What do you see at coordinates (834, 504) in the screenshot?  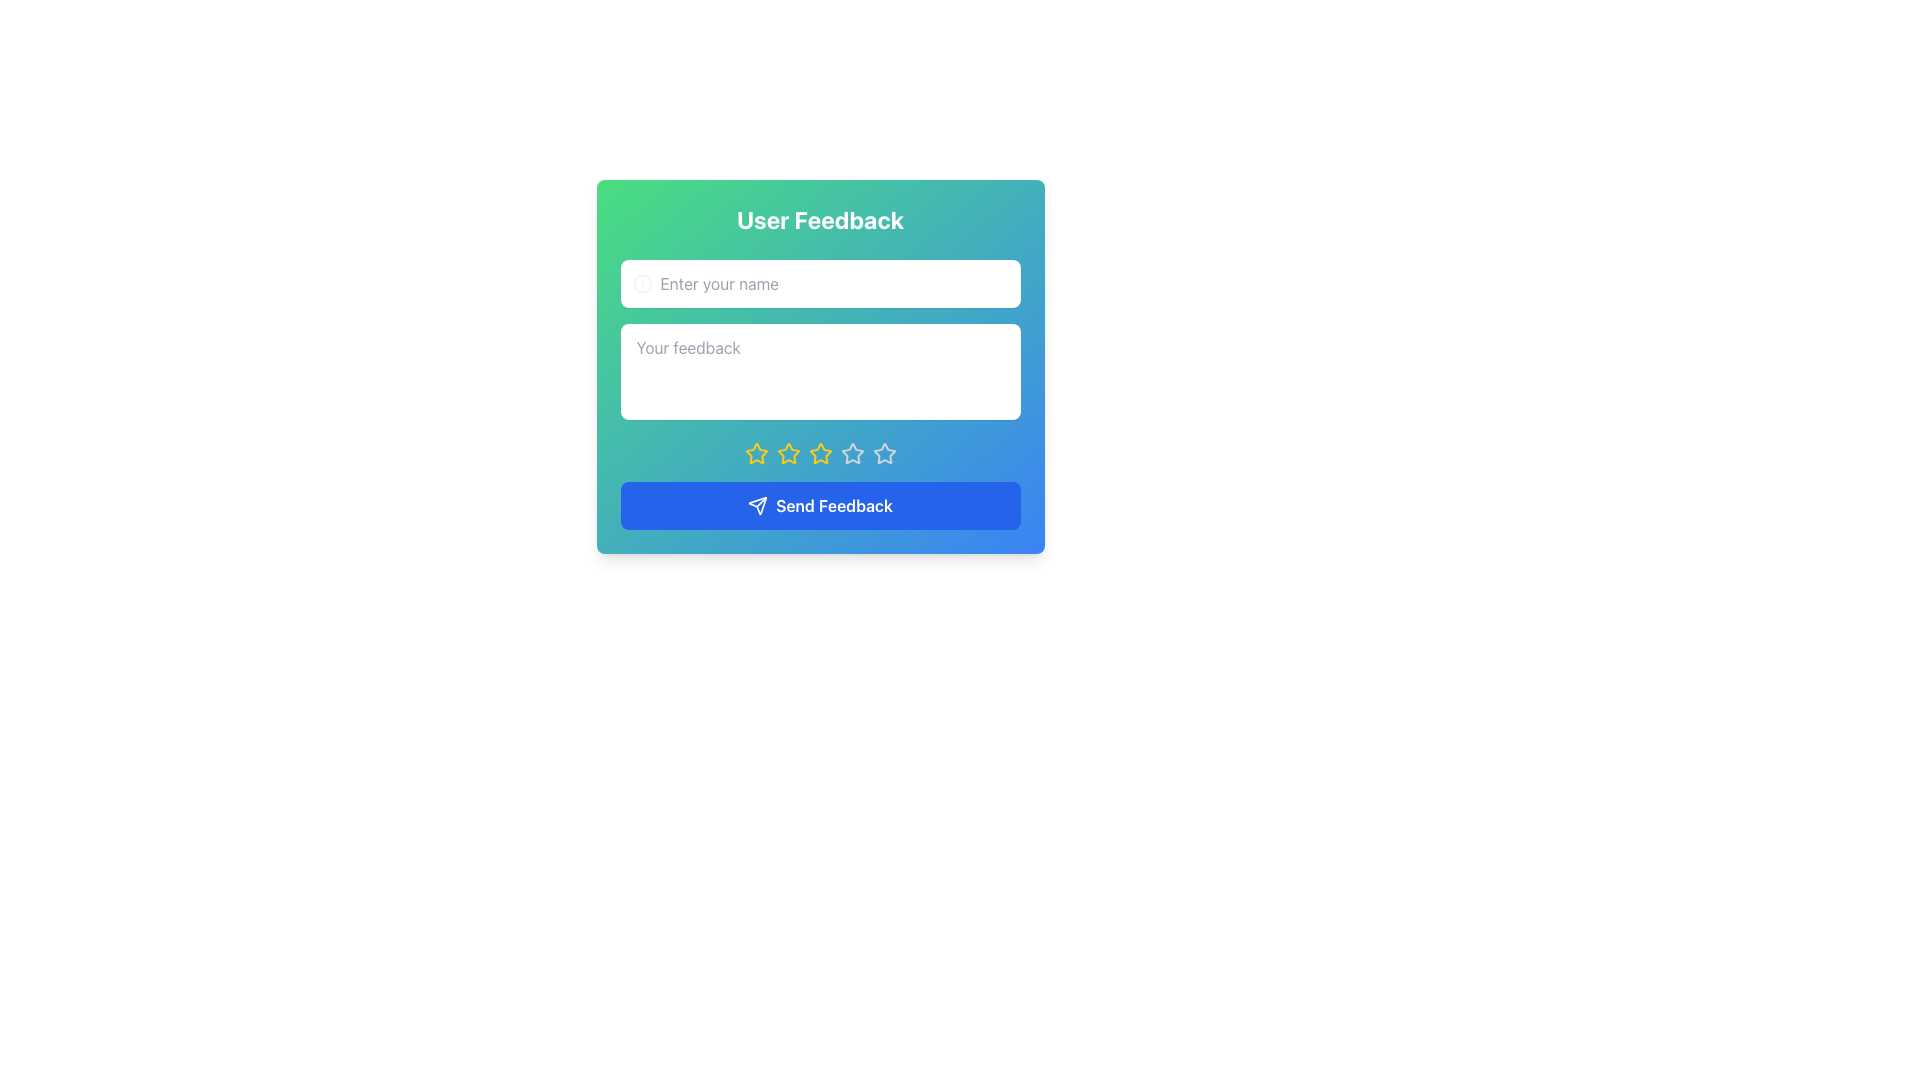 I see `the 'Send Feedback' button which contains the text label 'Send Feedback' in white font on a blue background` at bounding box center [834, 504].